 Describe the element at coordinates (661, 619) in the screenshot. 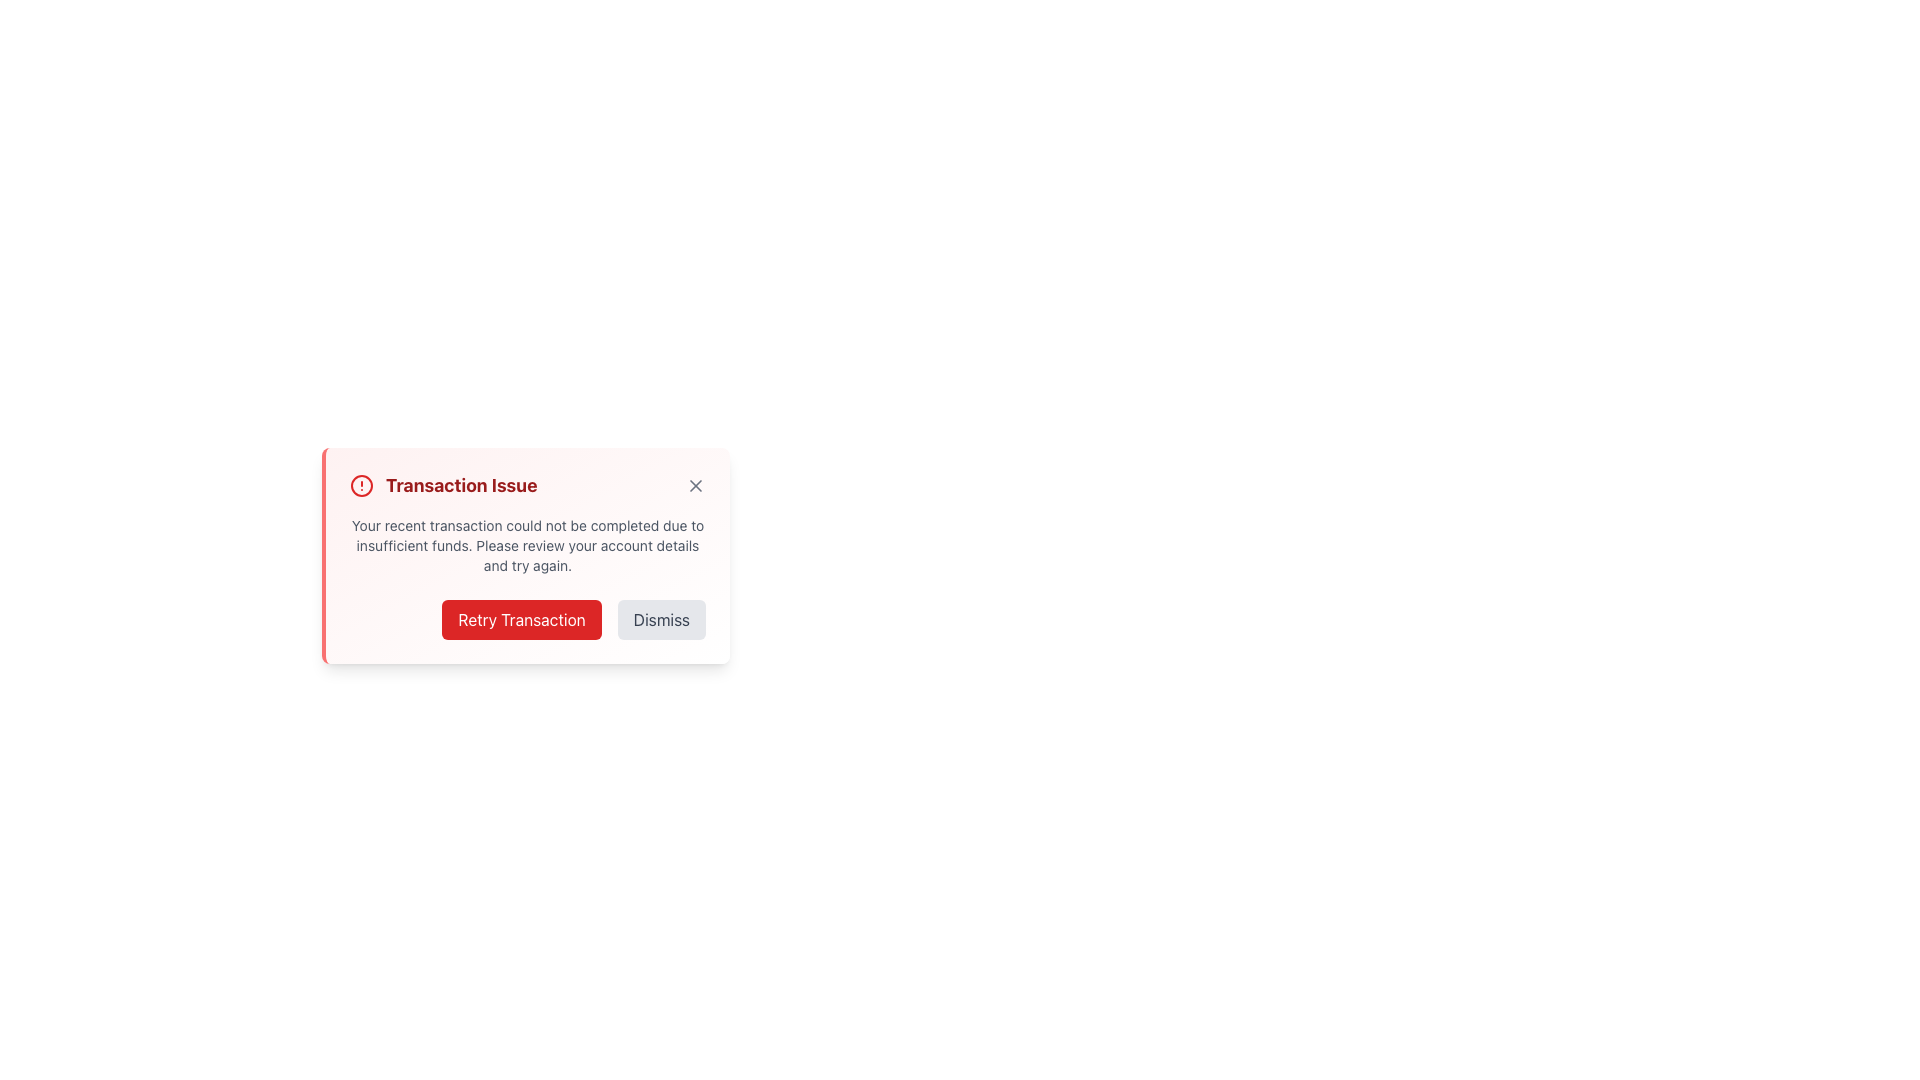

I see `the dismiss button located at the bottom right of the modal dialog to trigger a visual effect` at that location.